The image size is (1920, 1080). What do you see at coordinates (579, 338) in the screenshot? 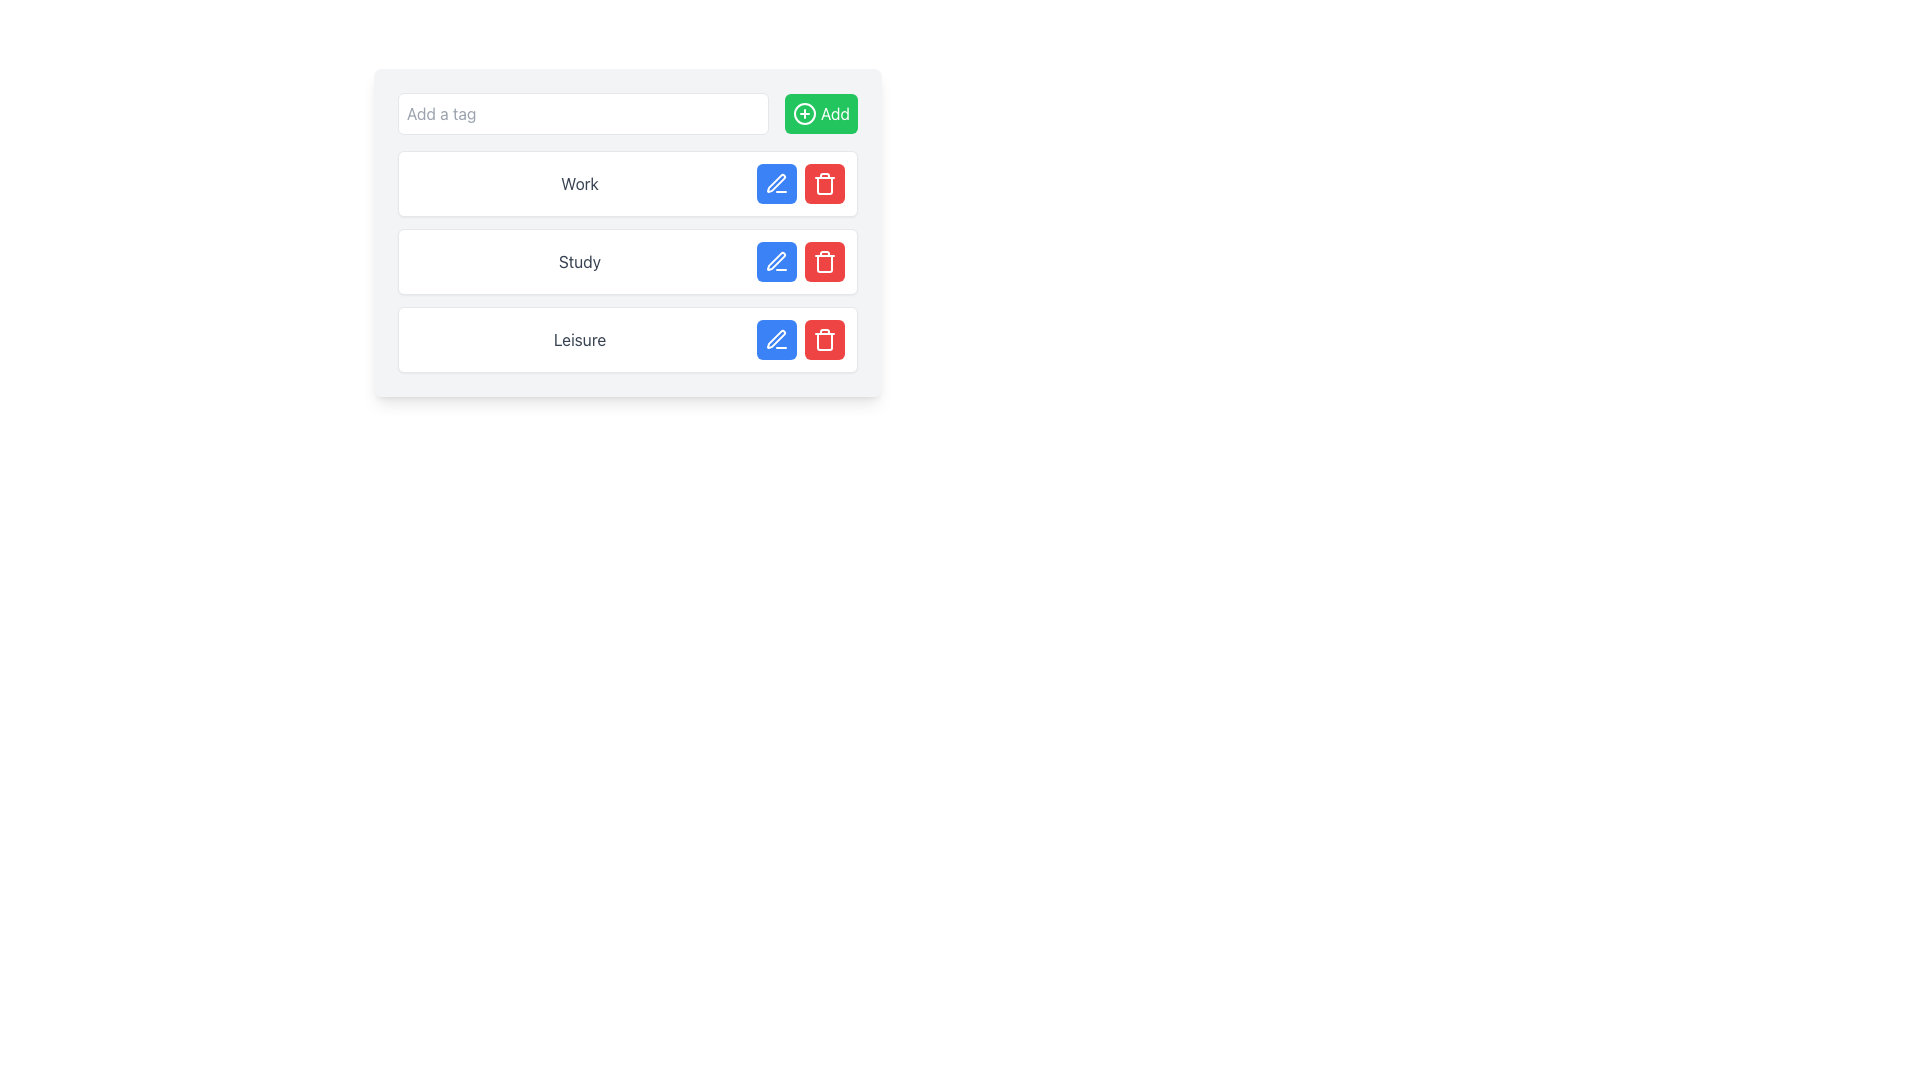
I see `the text label that identifies the third item in the list, which is part of a rectangular block containing interactive components` at bounding box center [579, 338].